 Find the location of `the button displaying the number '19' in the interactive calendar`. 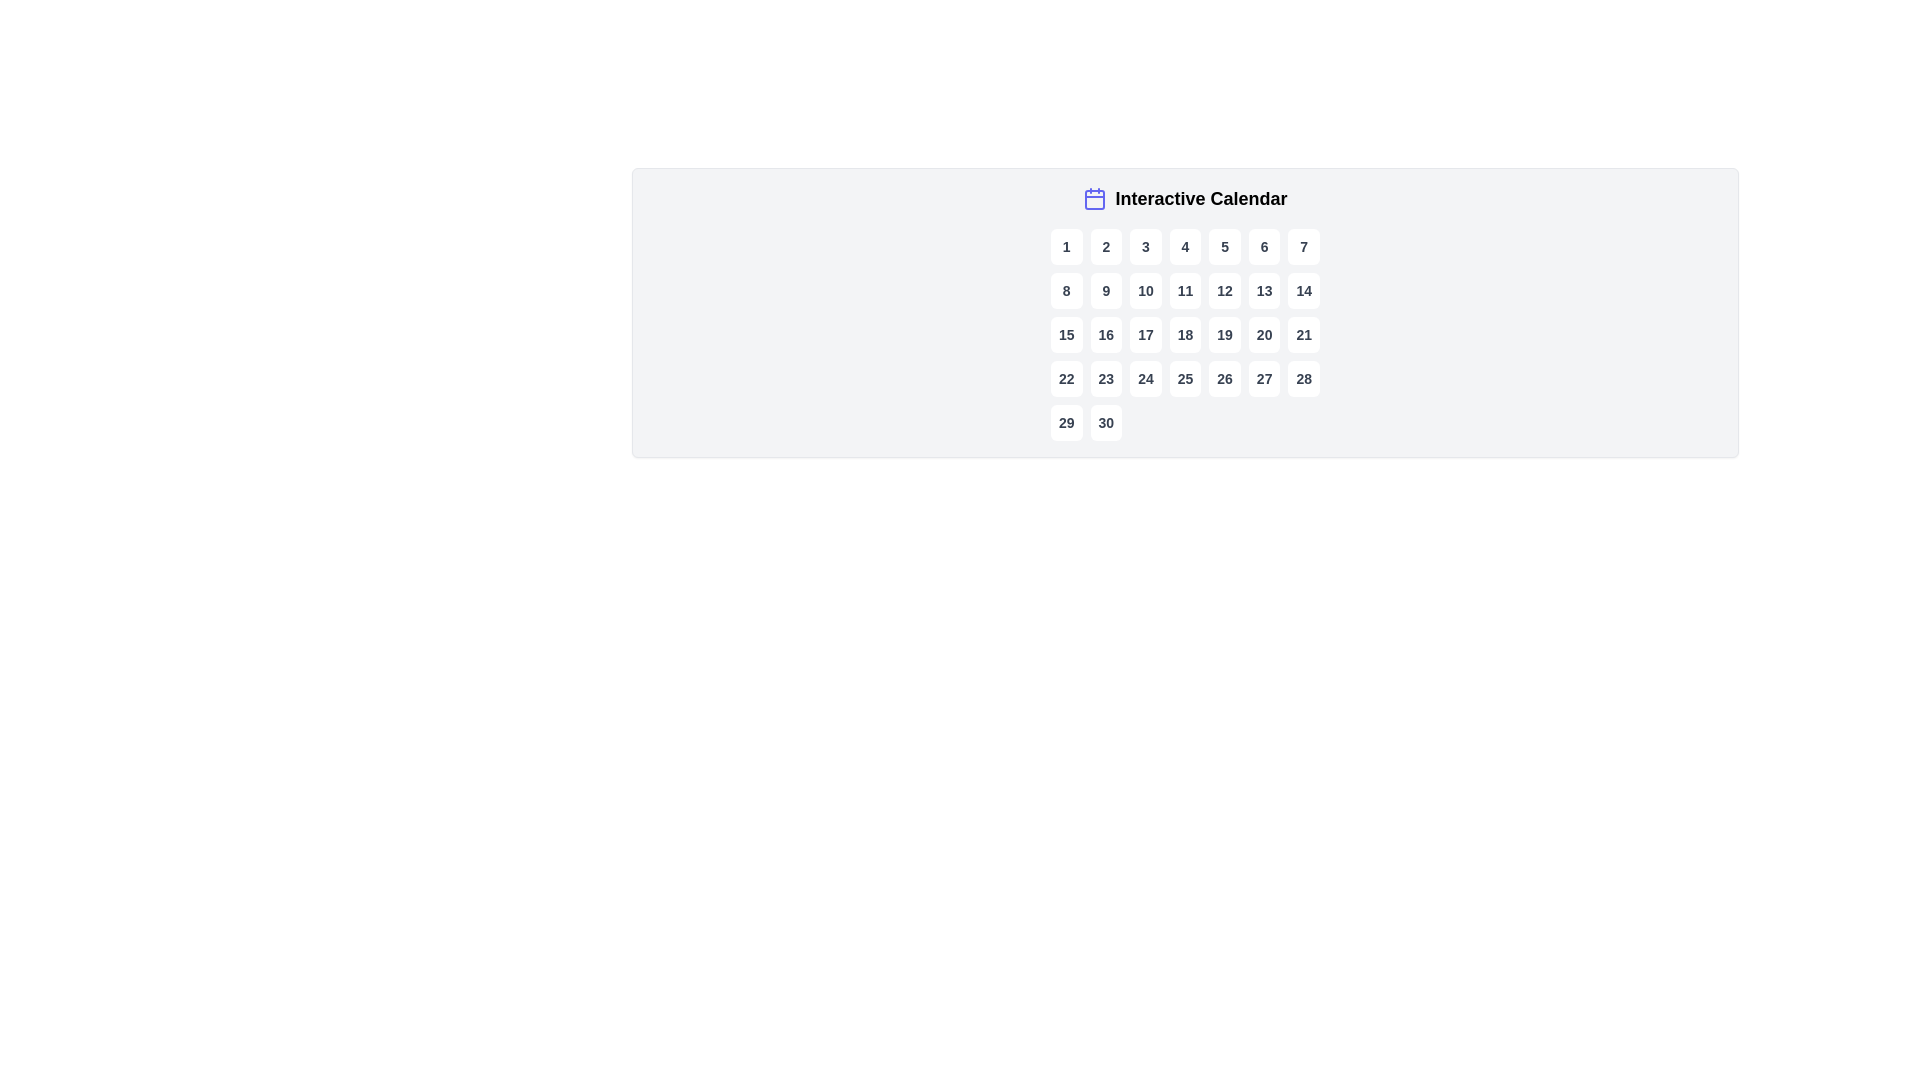

the button displaying the number '19' in the interactive calendar is located at coordinates (1224, 334).